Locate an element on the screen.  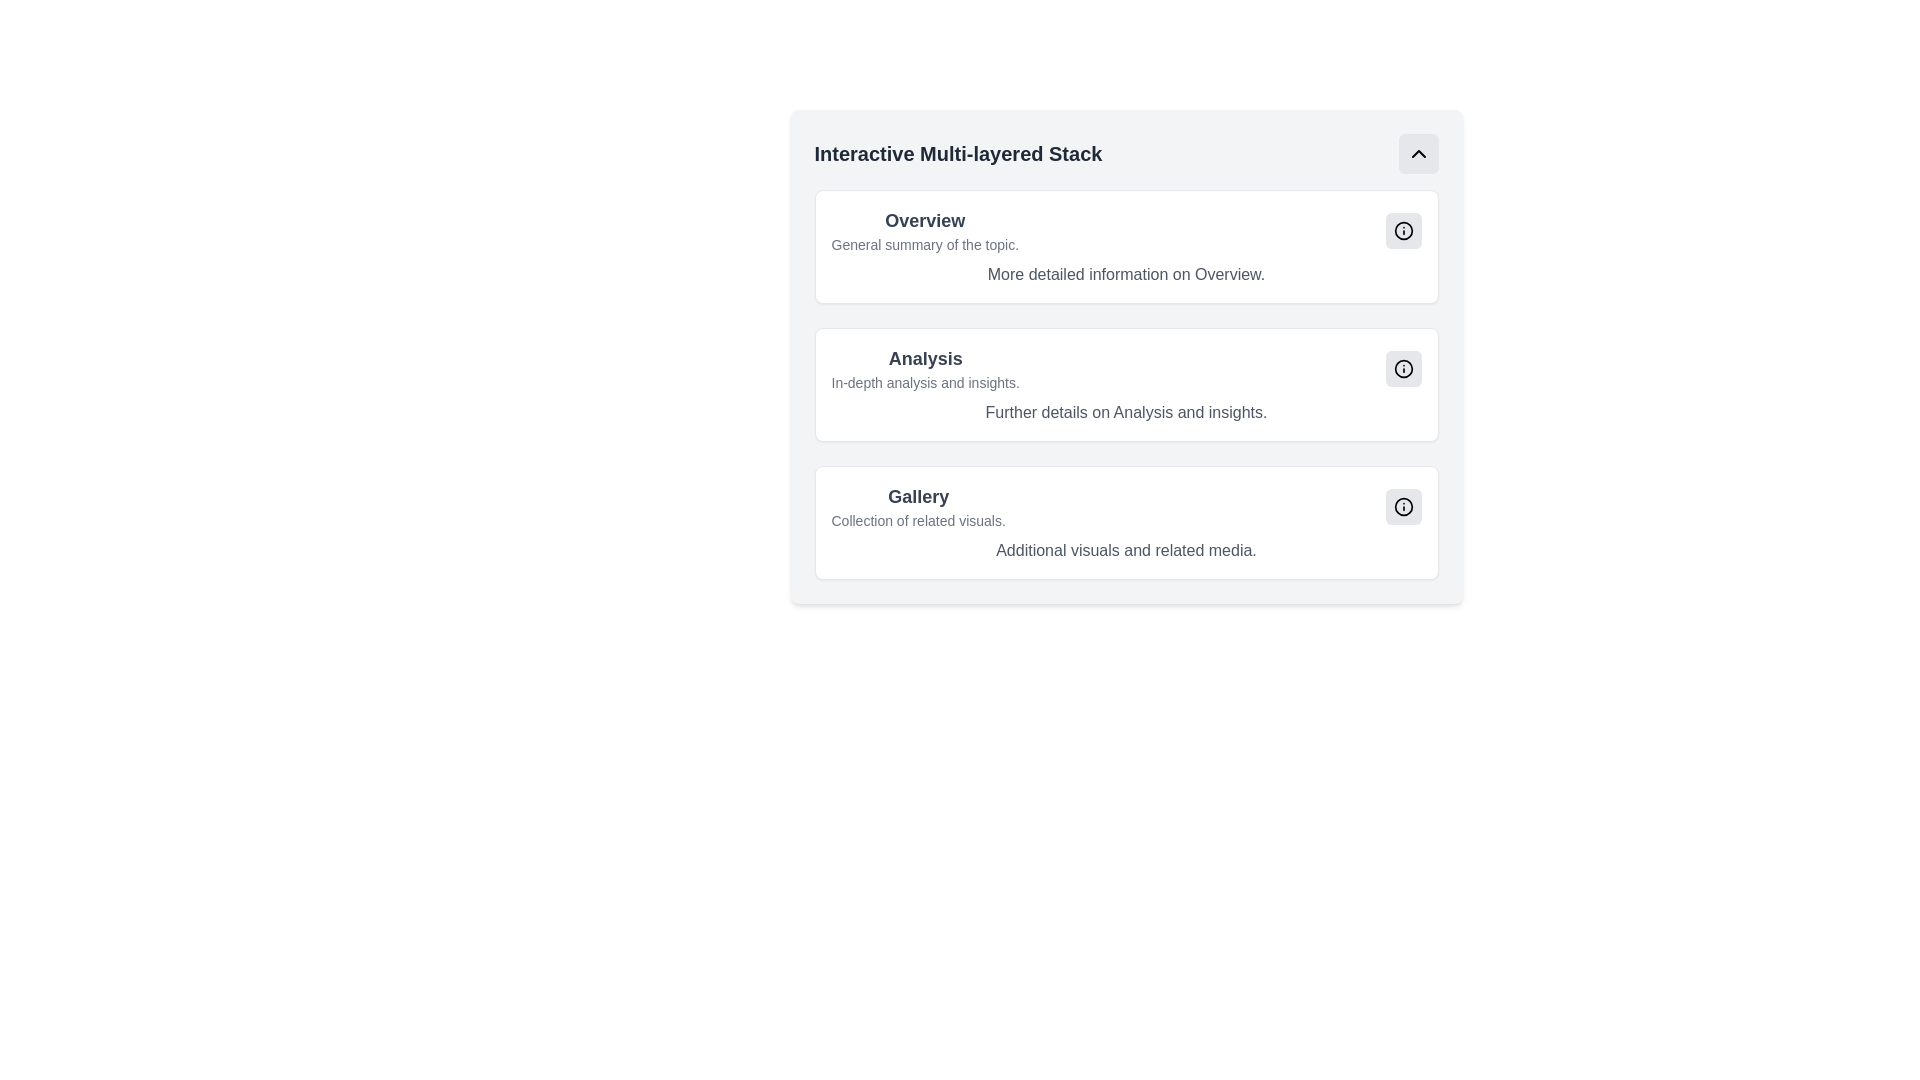
the help icon located at the far-right of the 'Analysis' section is located at coordinates (1402, 369).